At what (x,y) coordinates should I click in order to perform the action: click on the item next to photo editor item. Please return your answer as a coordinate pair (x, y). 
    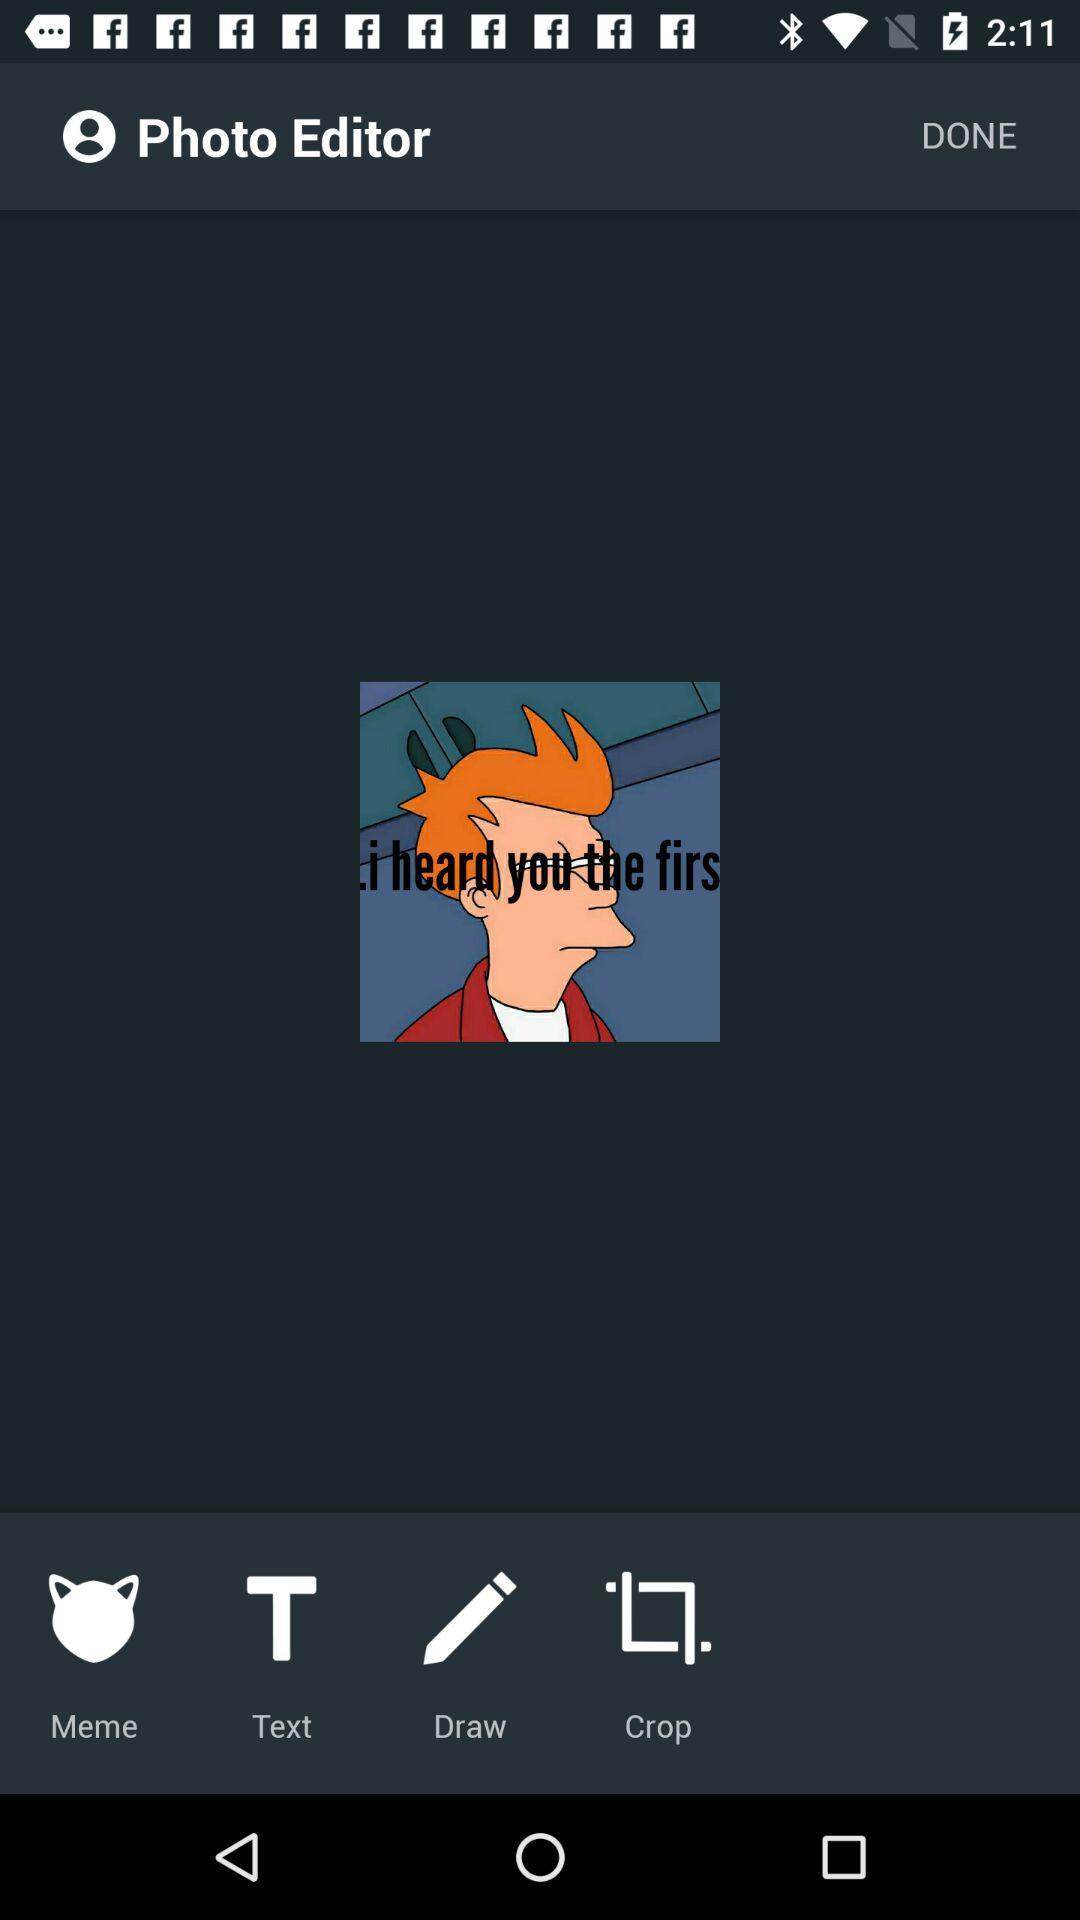
    Looking at the image, I should click on (967, 135).